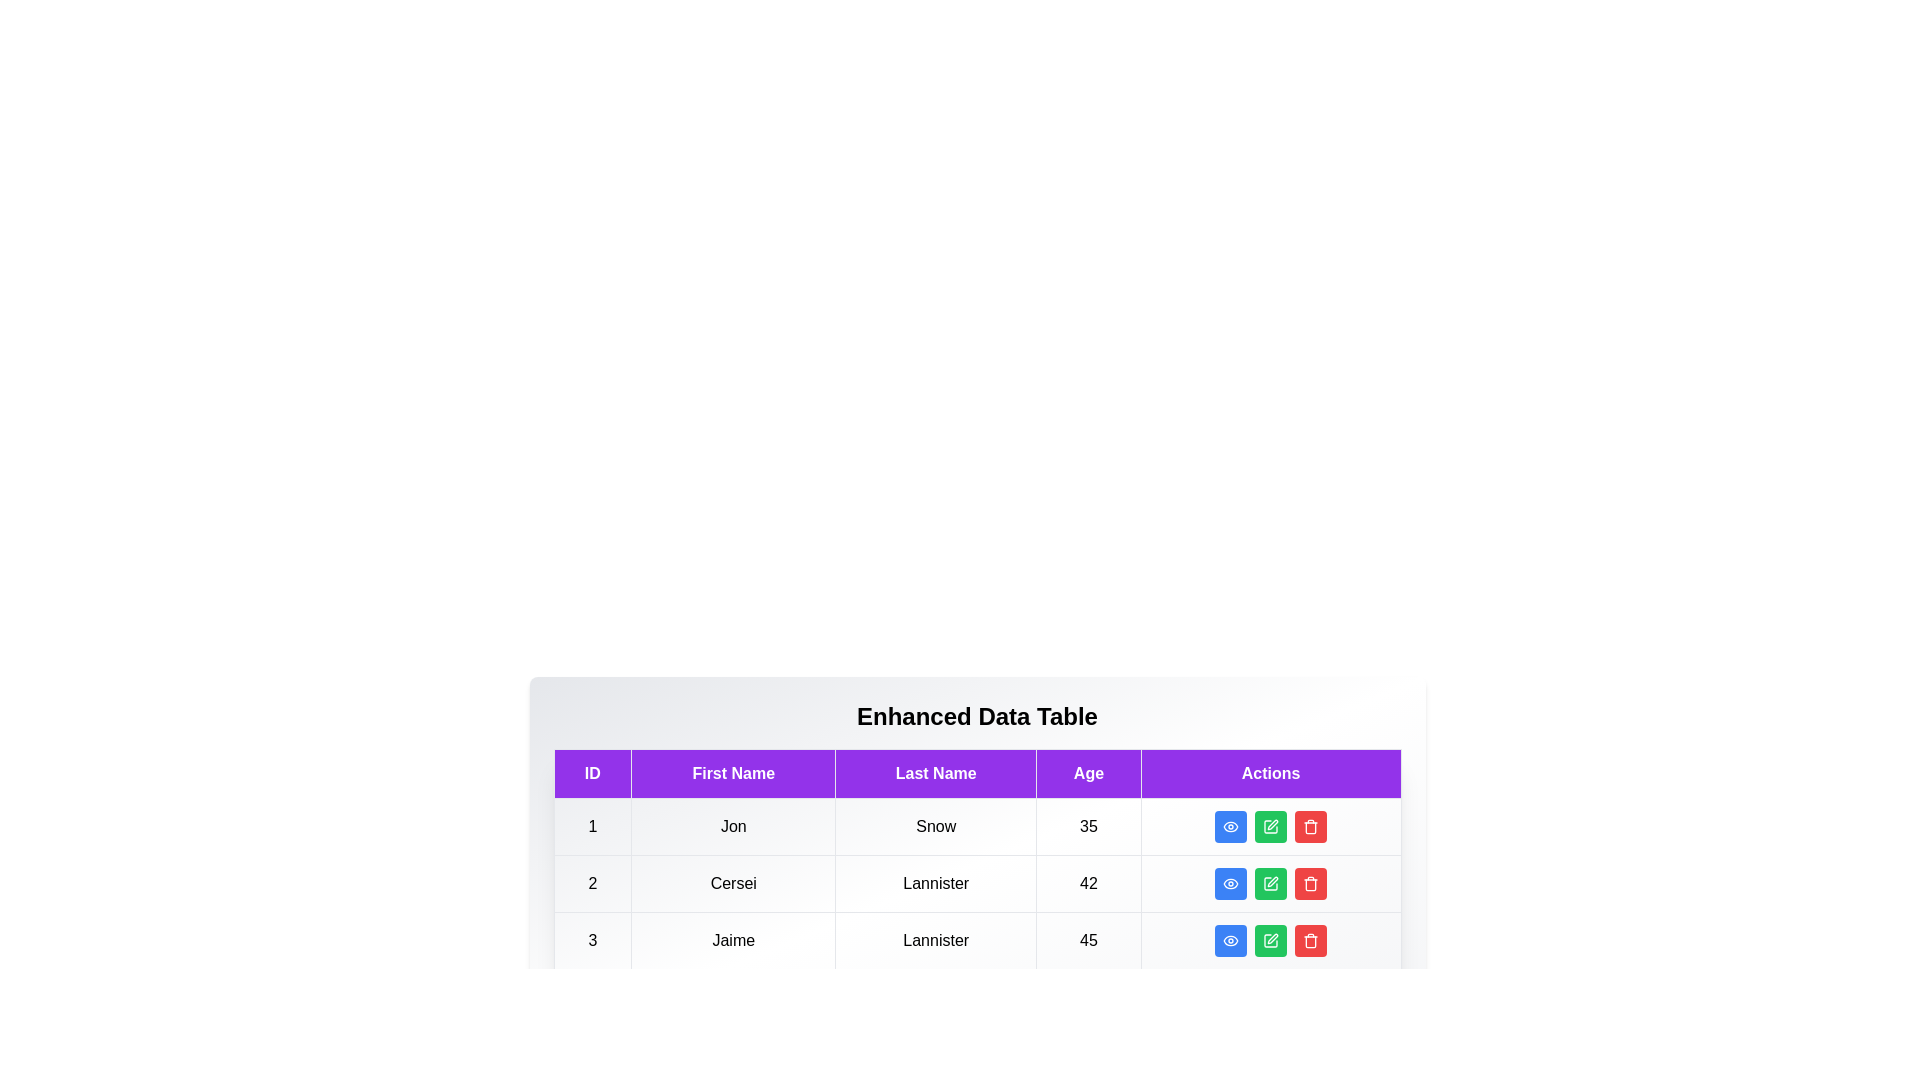  I want to click on the column header Last Name to sort the table by that column, so click(935, 773).